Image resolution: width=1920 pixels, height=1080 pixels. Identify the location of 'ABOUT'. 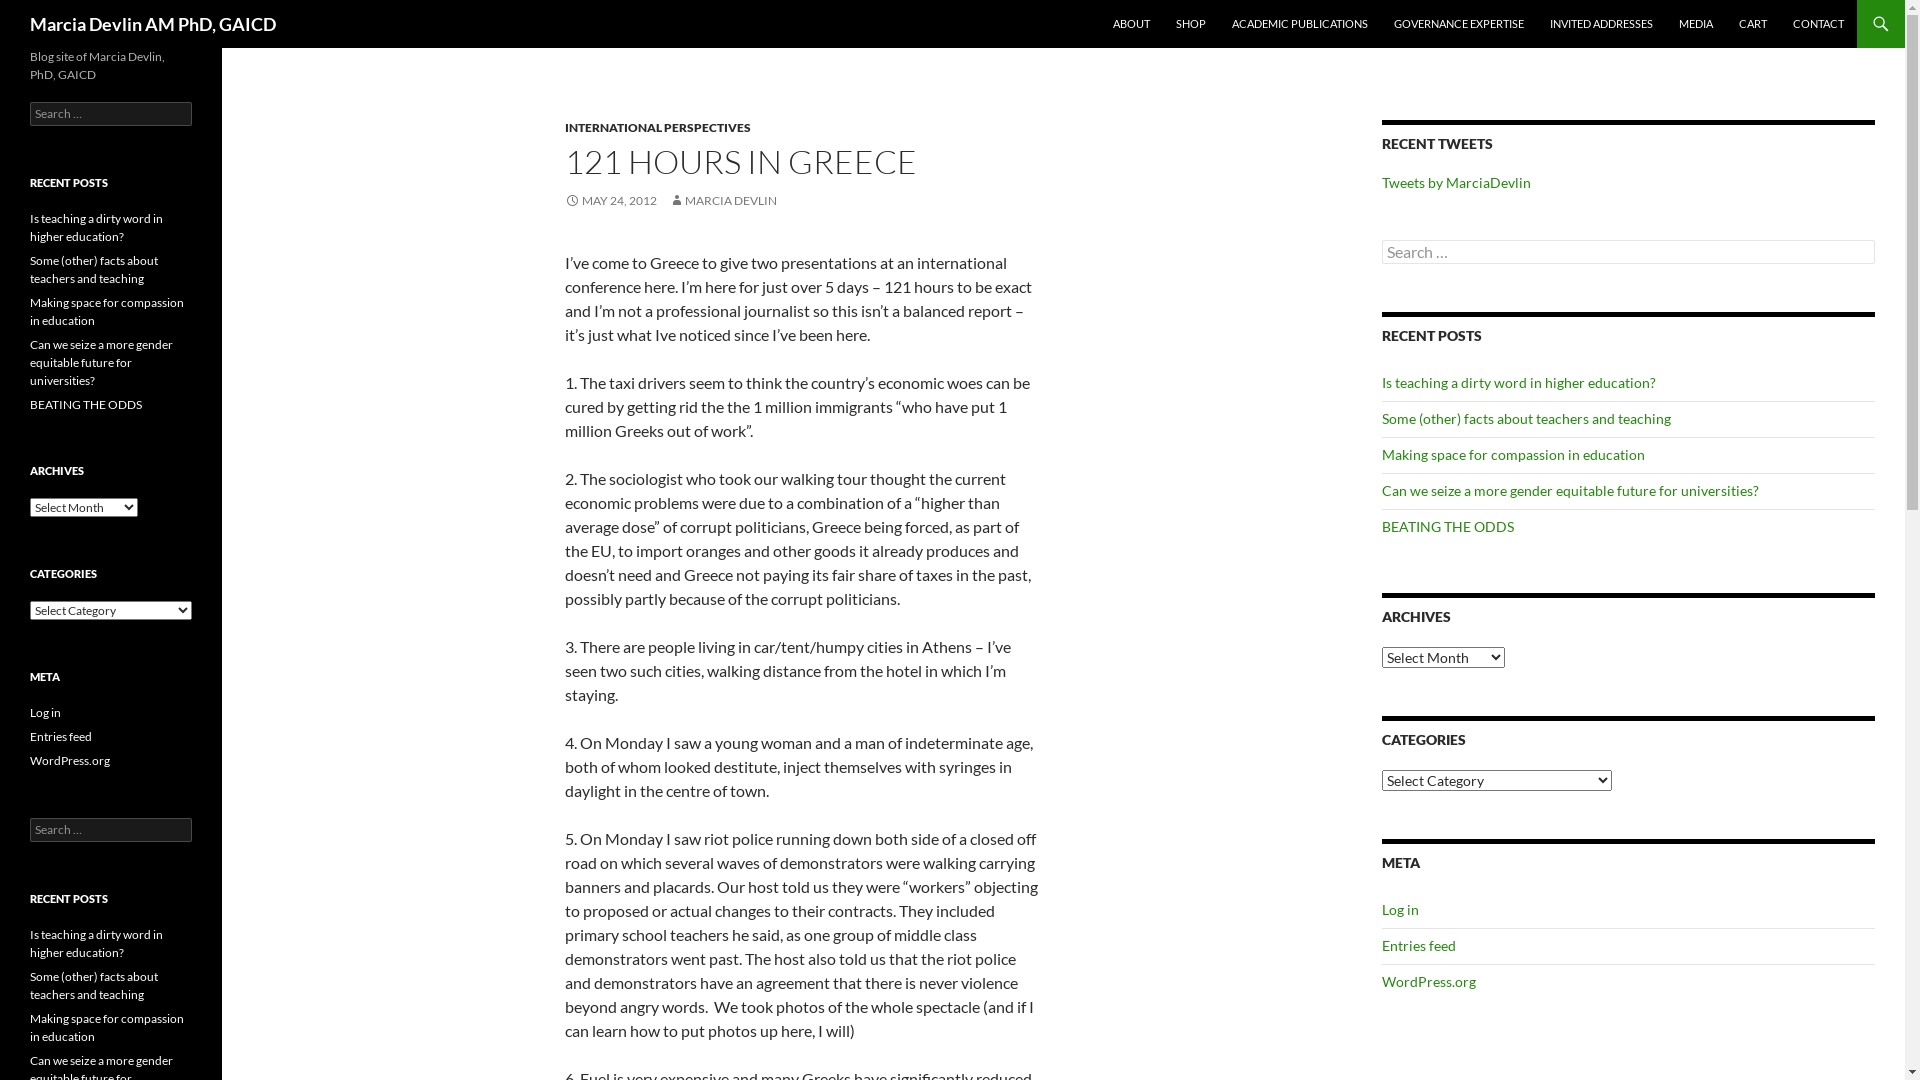
(1131, 23).